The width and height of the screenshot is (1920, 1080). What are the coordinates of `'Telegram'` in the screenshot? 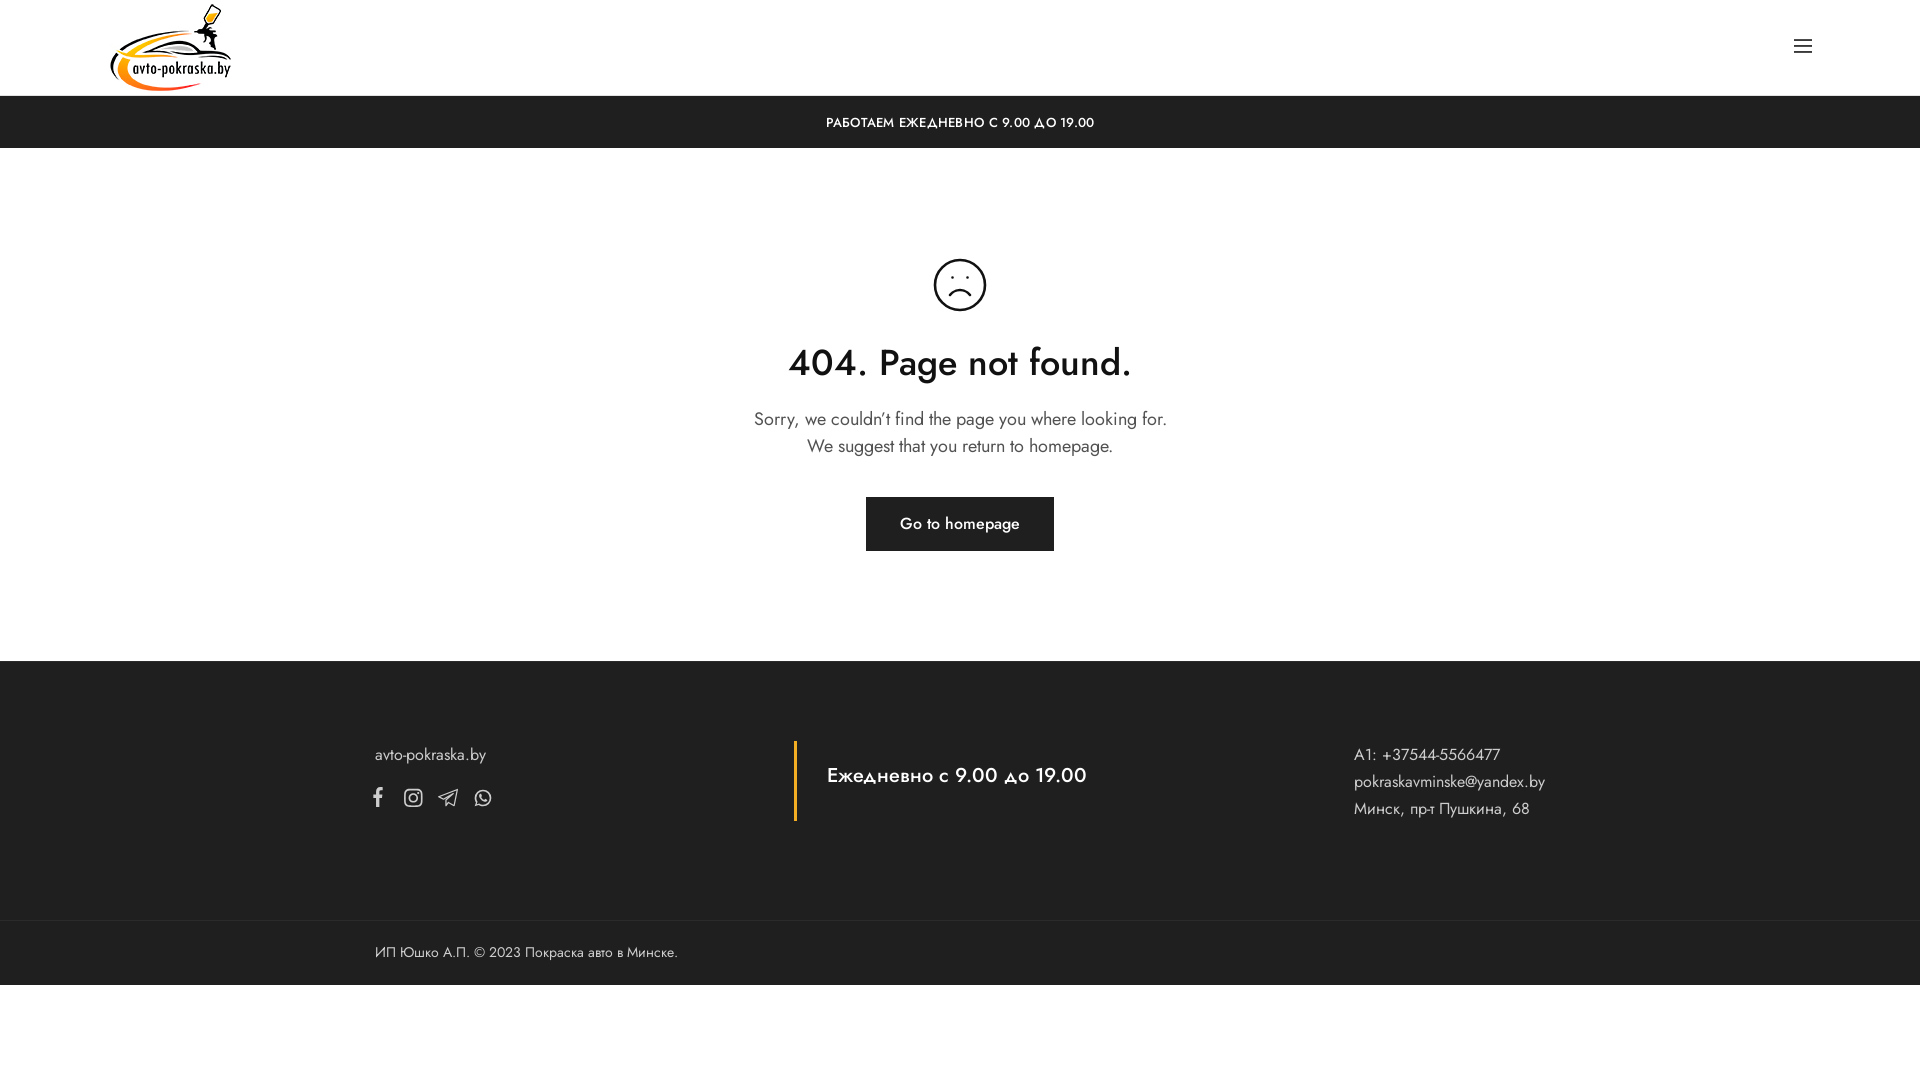 It's located at (446, 801).